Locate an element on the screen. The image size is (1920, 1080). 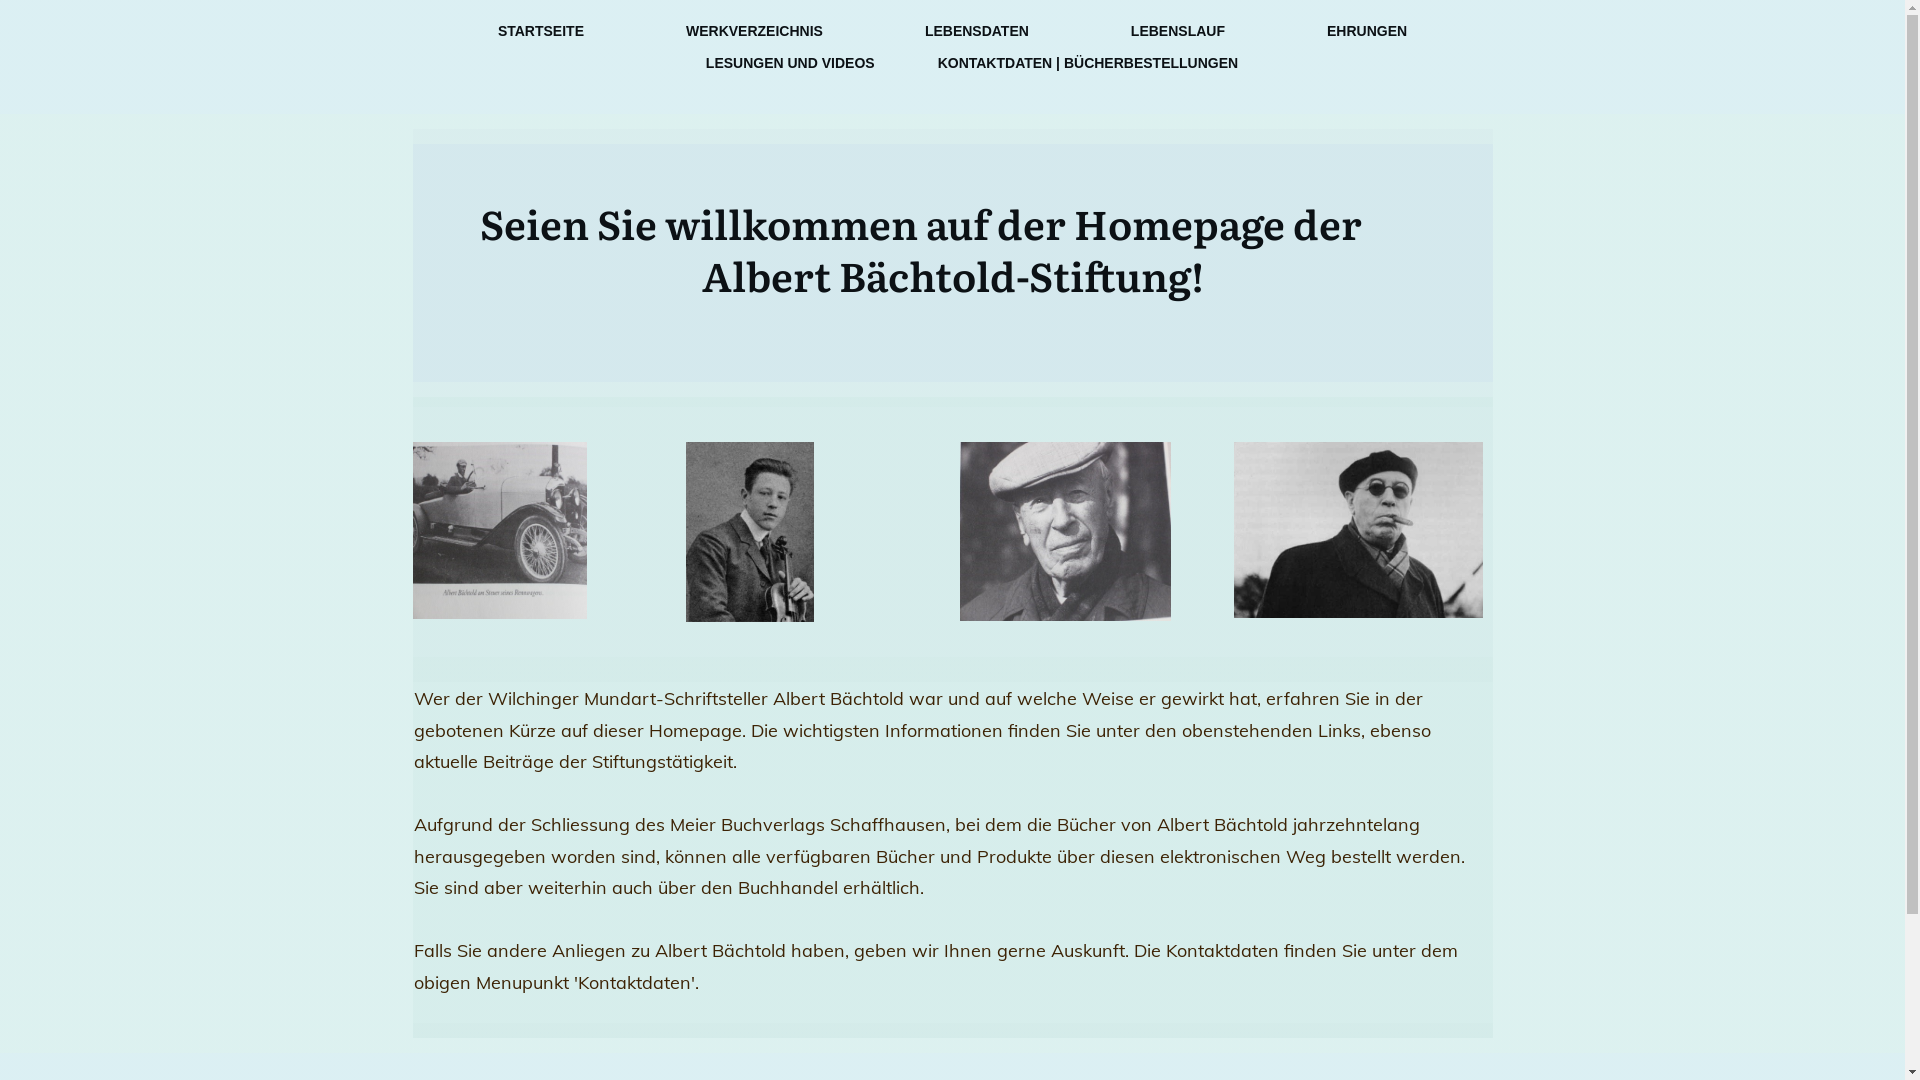
'WERKVERZEICHNIS' is located at coordinates (753, 30).